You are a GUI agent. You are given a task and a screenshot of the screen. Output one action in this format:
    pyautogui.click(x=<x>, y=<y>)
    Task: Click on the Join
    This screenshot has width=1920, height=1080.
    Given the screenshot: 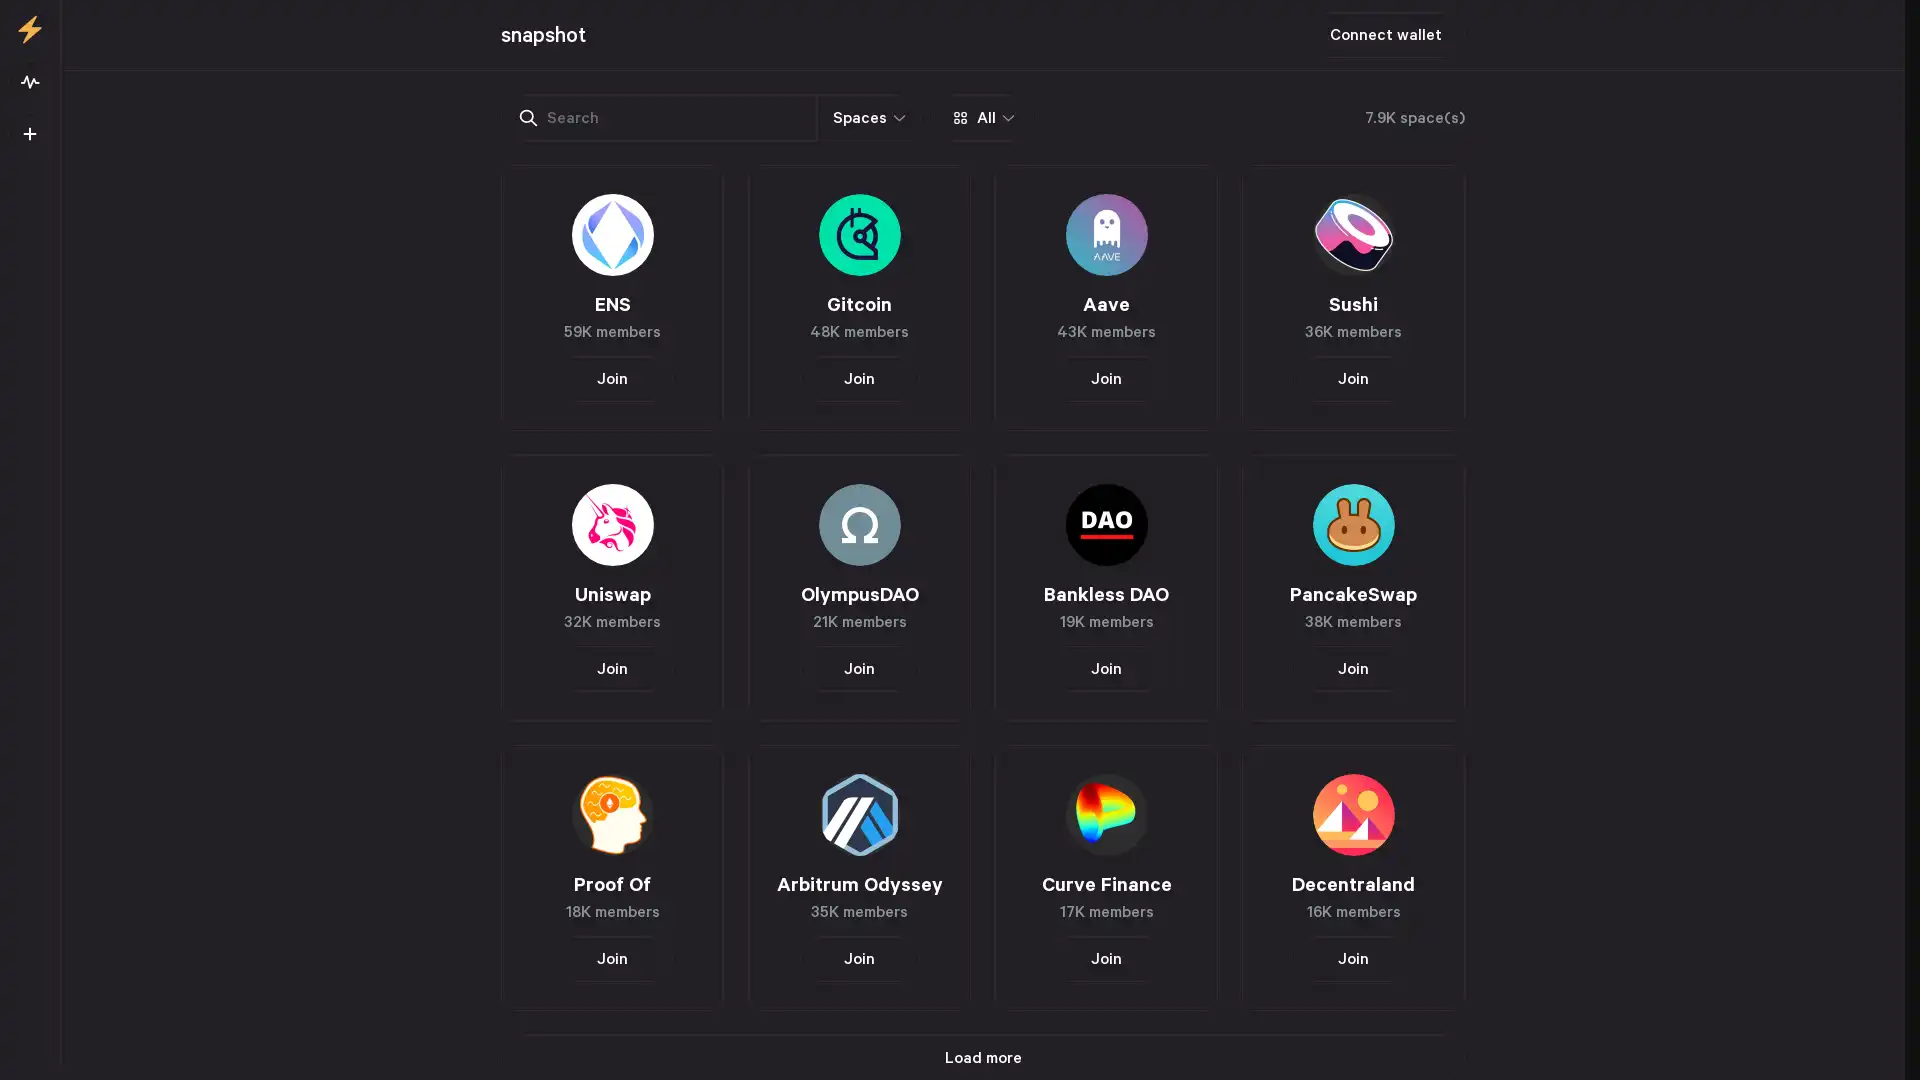 What is the action you would take?
    pyautogui.click(x=859, y=378)
    